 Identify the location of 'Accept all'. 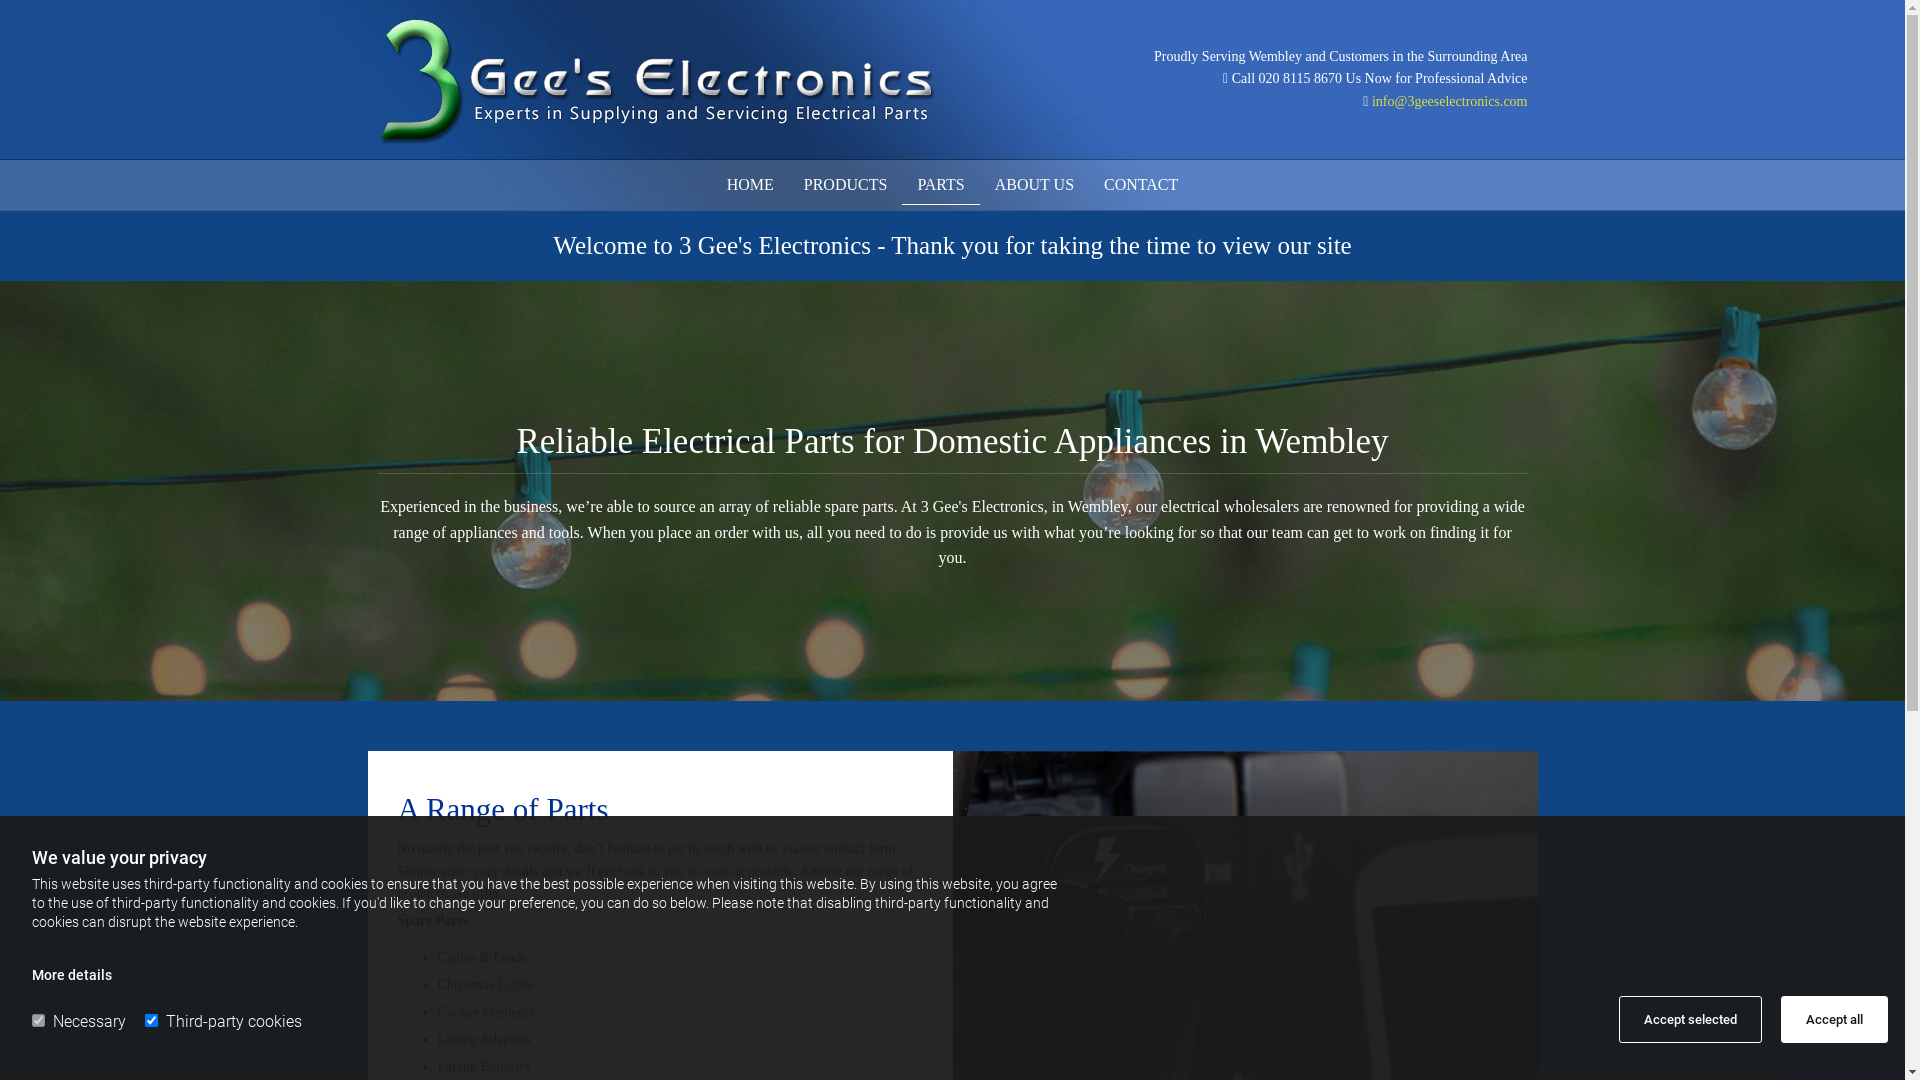
(1834, 1019).